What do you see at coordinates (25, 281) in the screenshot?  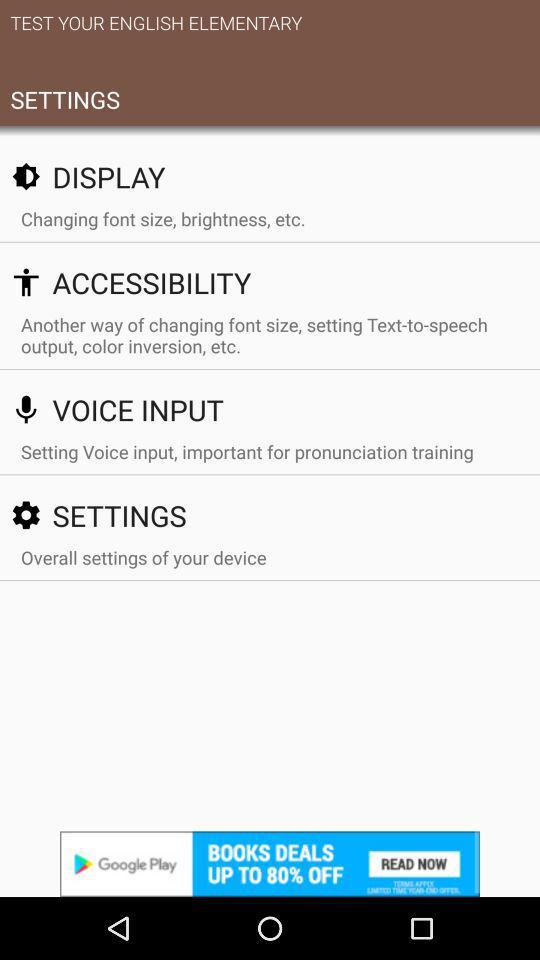 I see `the icon left to accessibility` at bounding box center [25, 281].